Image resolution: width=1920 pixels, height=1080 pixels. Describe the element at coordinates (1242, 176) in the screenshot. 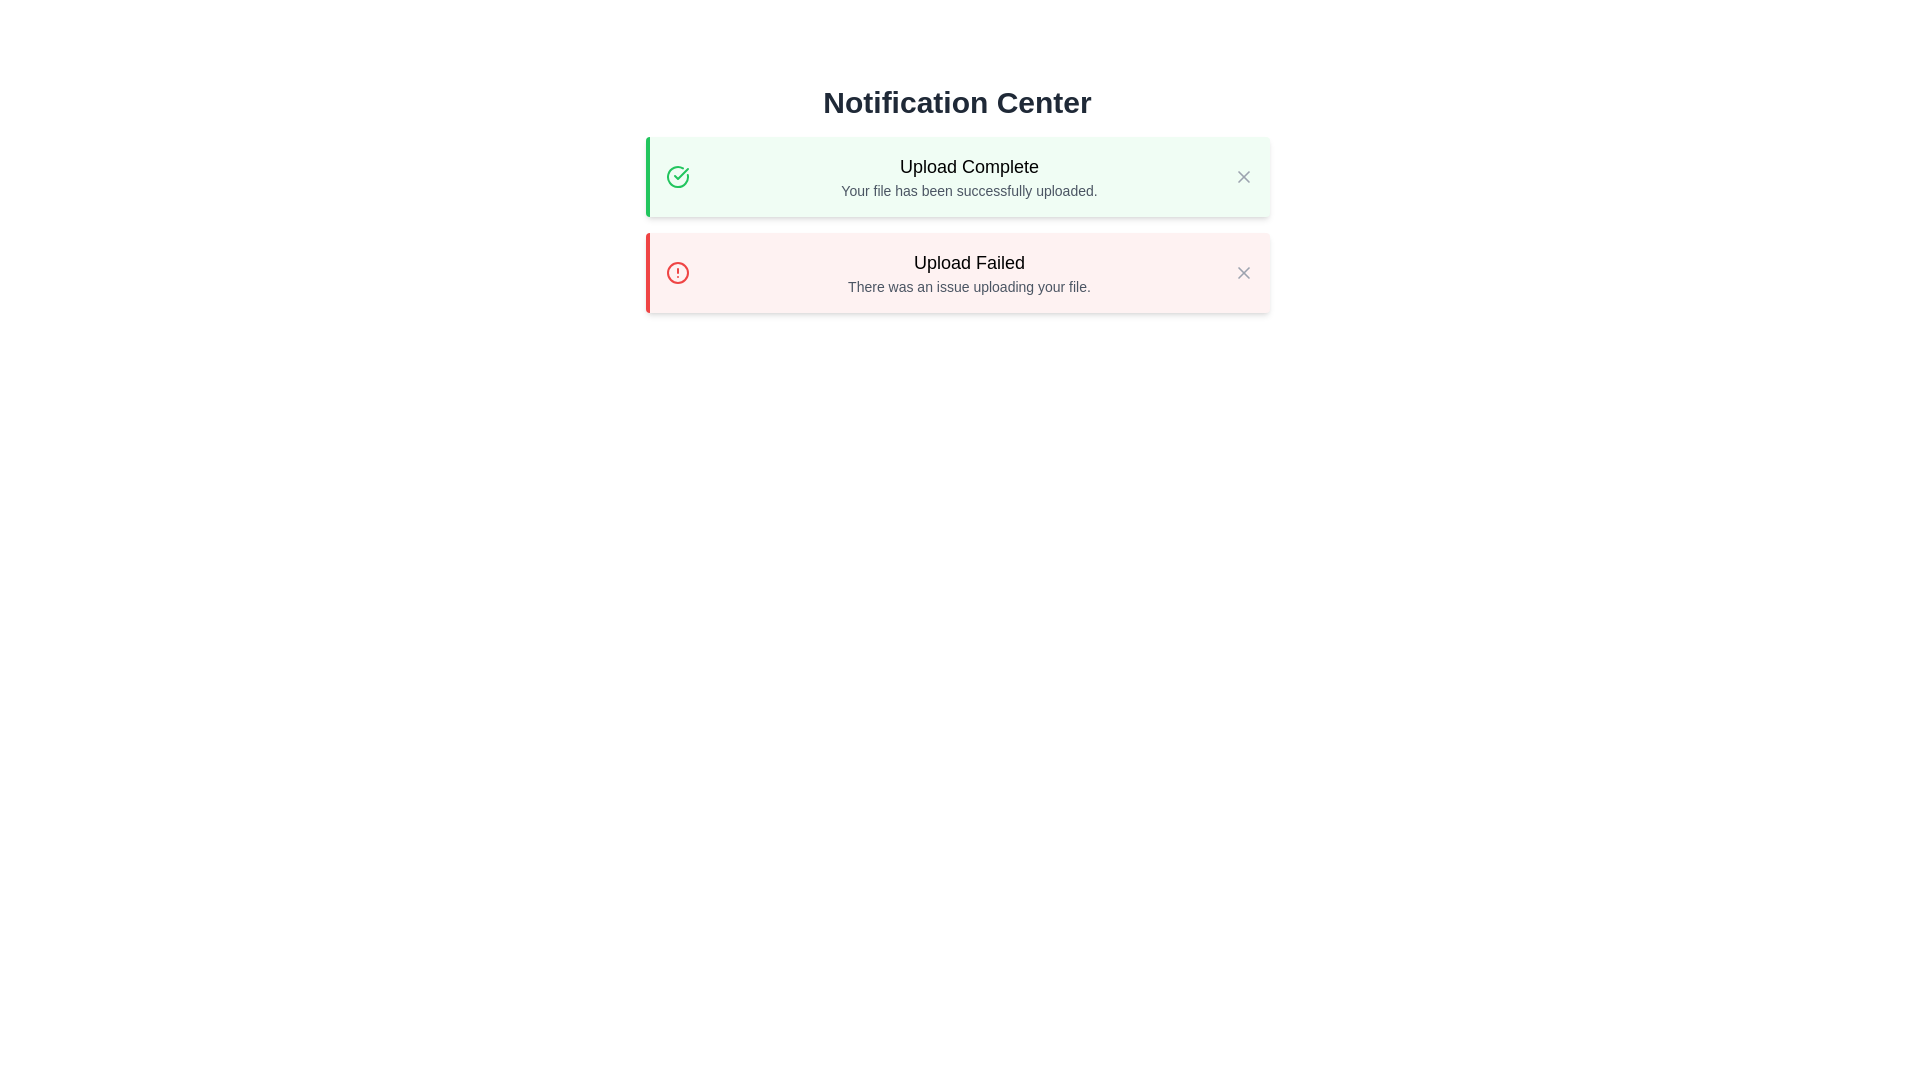

I see `the close button located in the top-right corner of the 'Upload Complete' notification` at that location.